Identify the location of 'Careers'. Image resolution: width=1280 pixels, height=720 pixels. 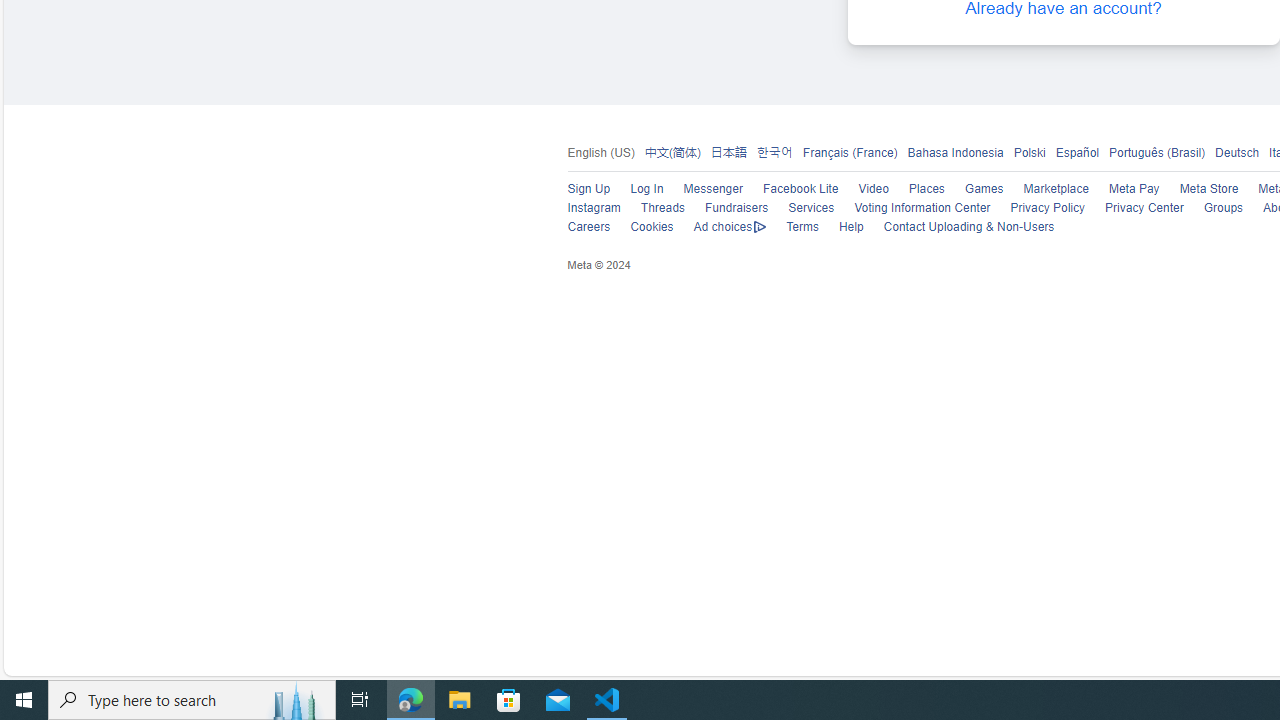
(587, 226).